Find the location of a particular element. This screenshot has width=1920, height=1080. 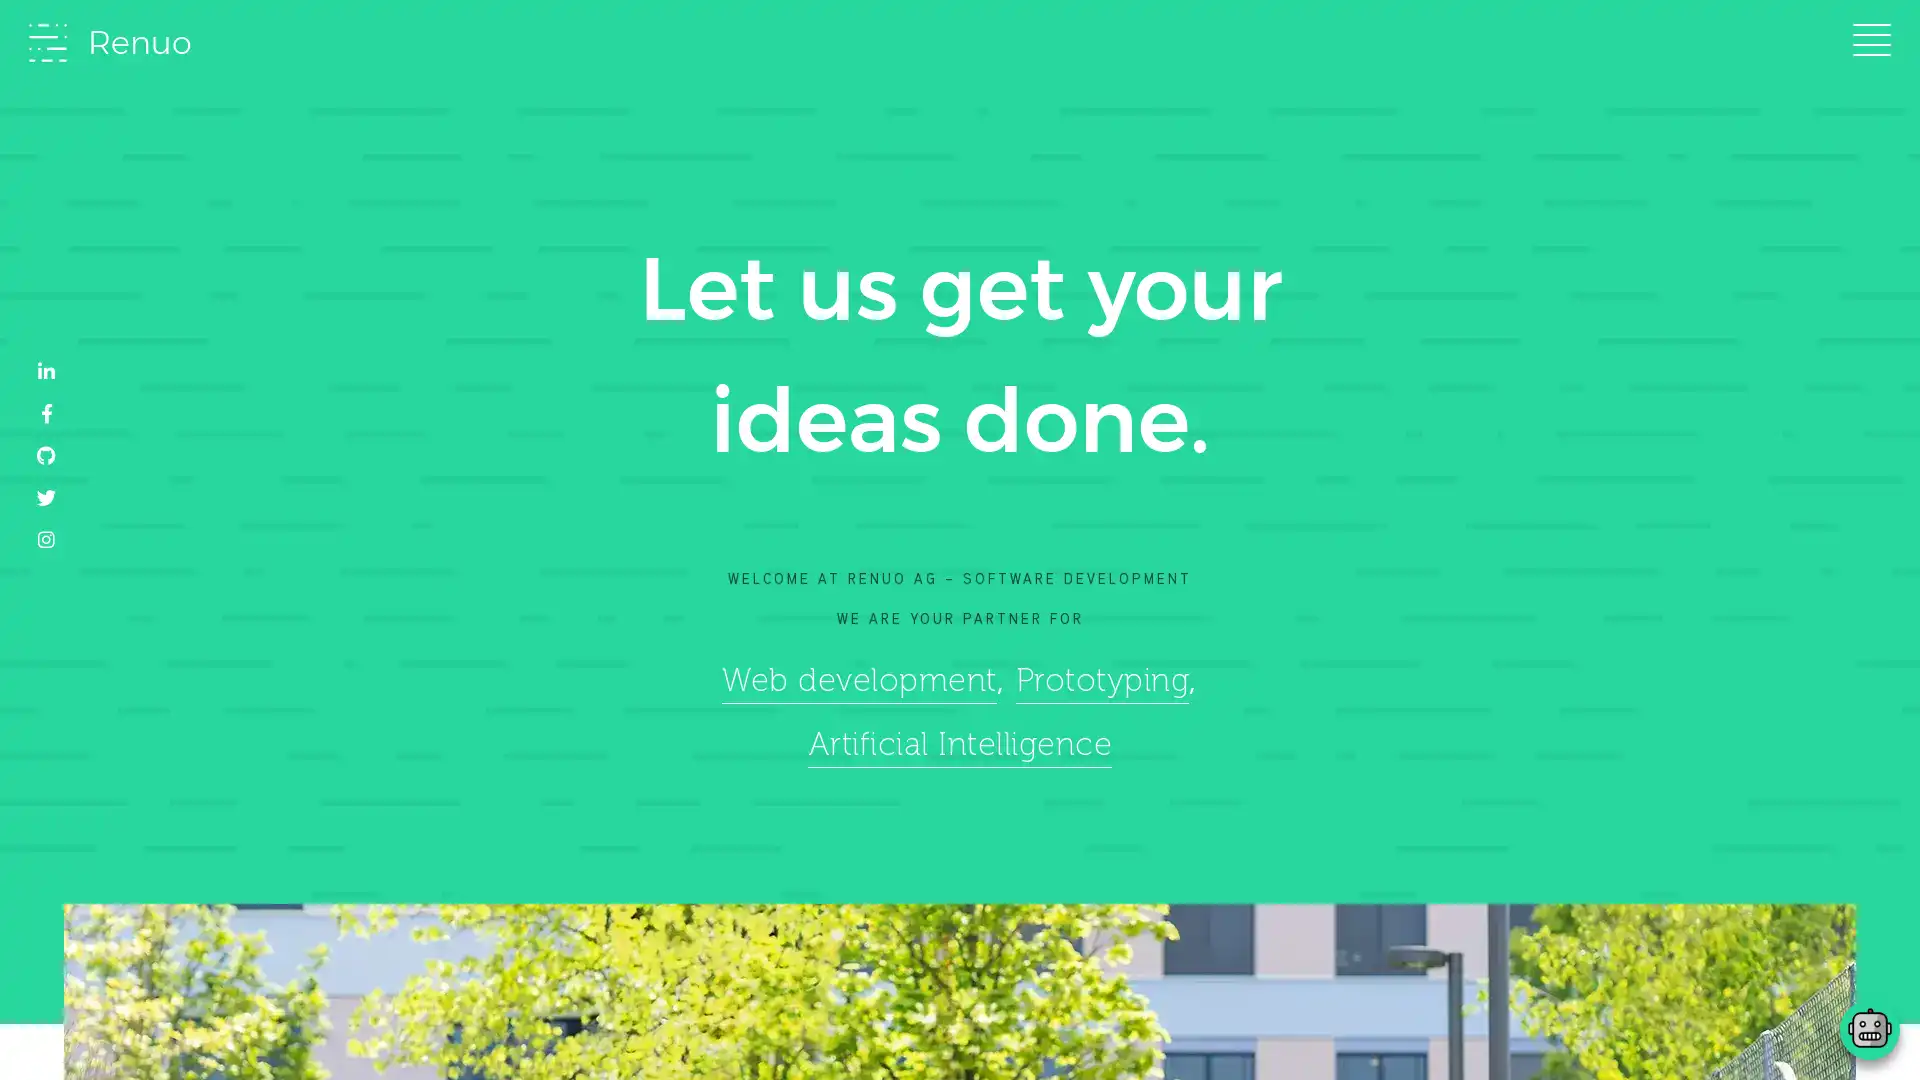

Toggle navigation is located at coordinates (1871, 39).